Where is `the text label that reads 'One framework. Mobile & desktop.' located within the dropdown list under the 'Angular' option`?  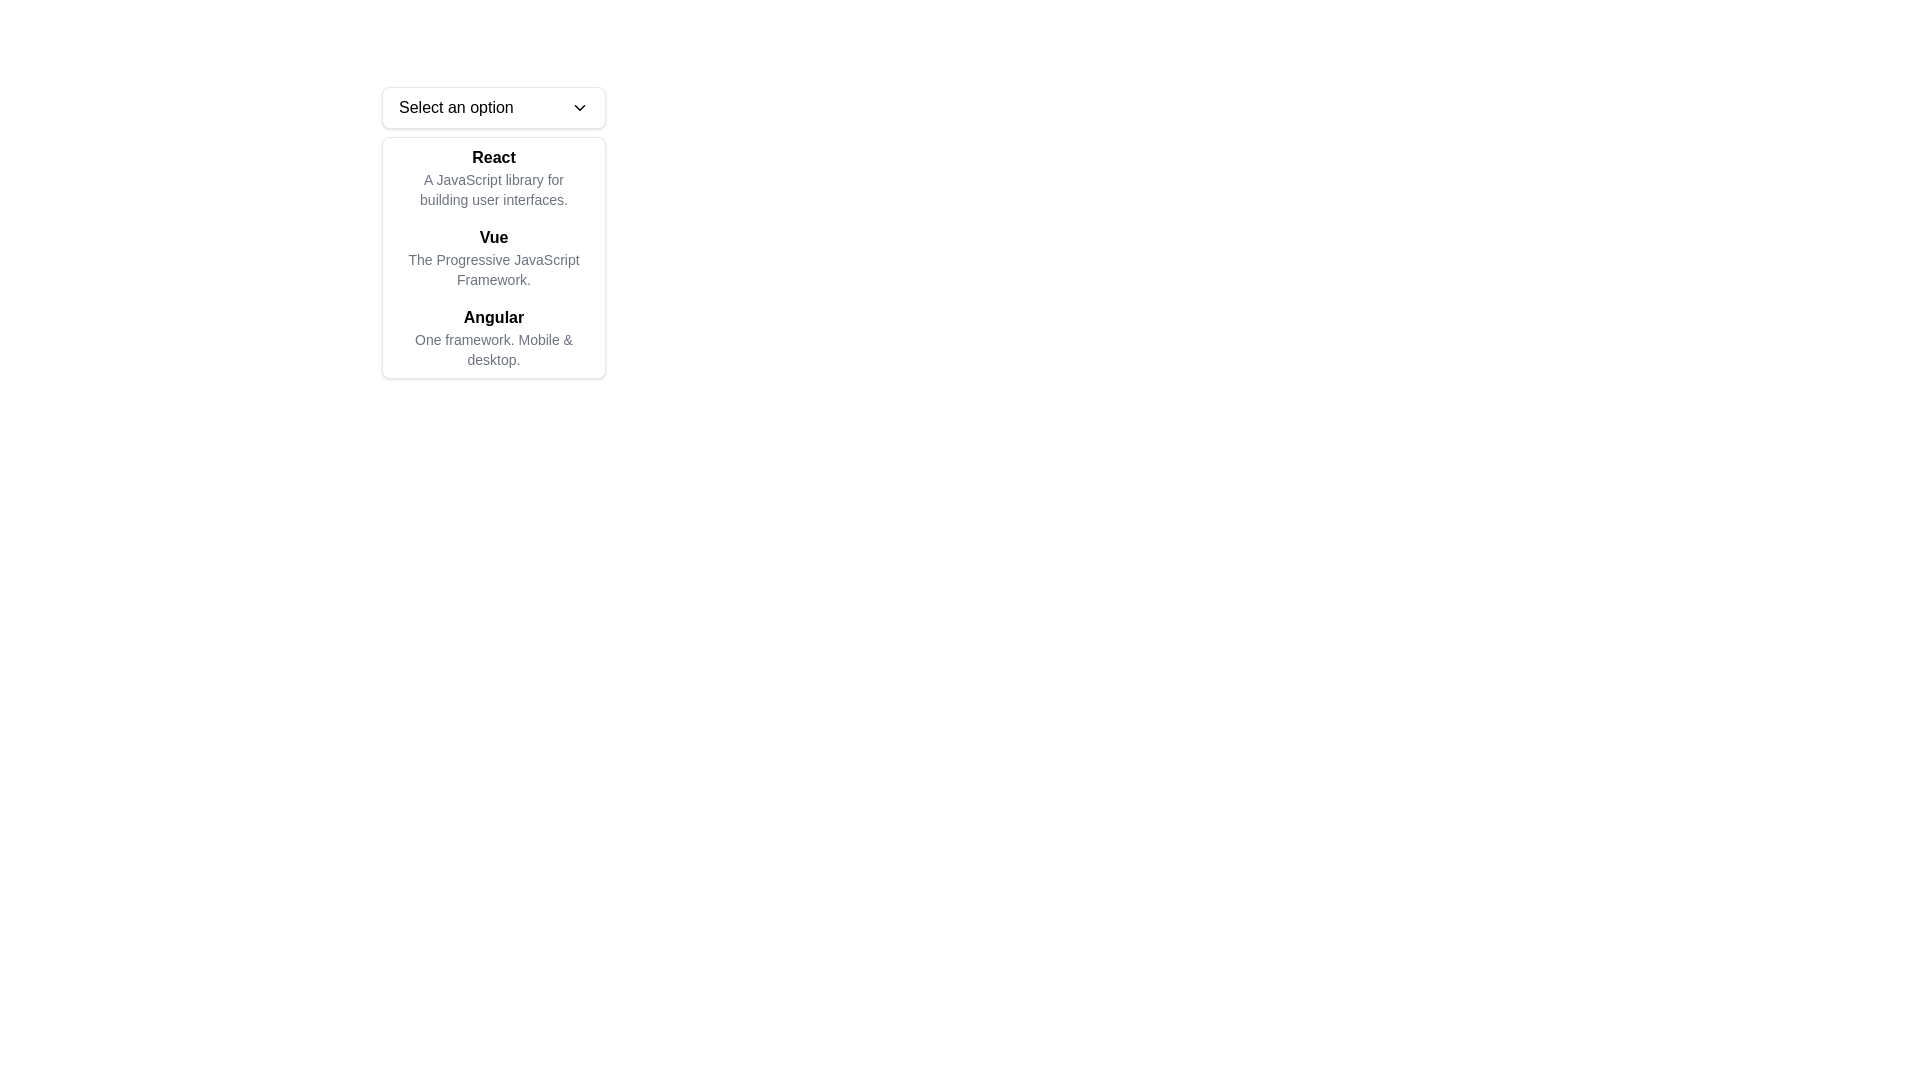 the text label that reads 'One framework. Mobile & desktop.' located within the dropdown list under the 'Angular' option is located at coordinates (494, 349).